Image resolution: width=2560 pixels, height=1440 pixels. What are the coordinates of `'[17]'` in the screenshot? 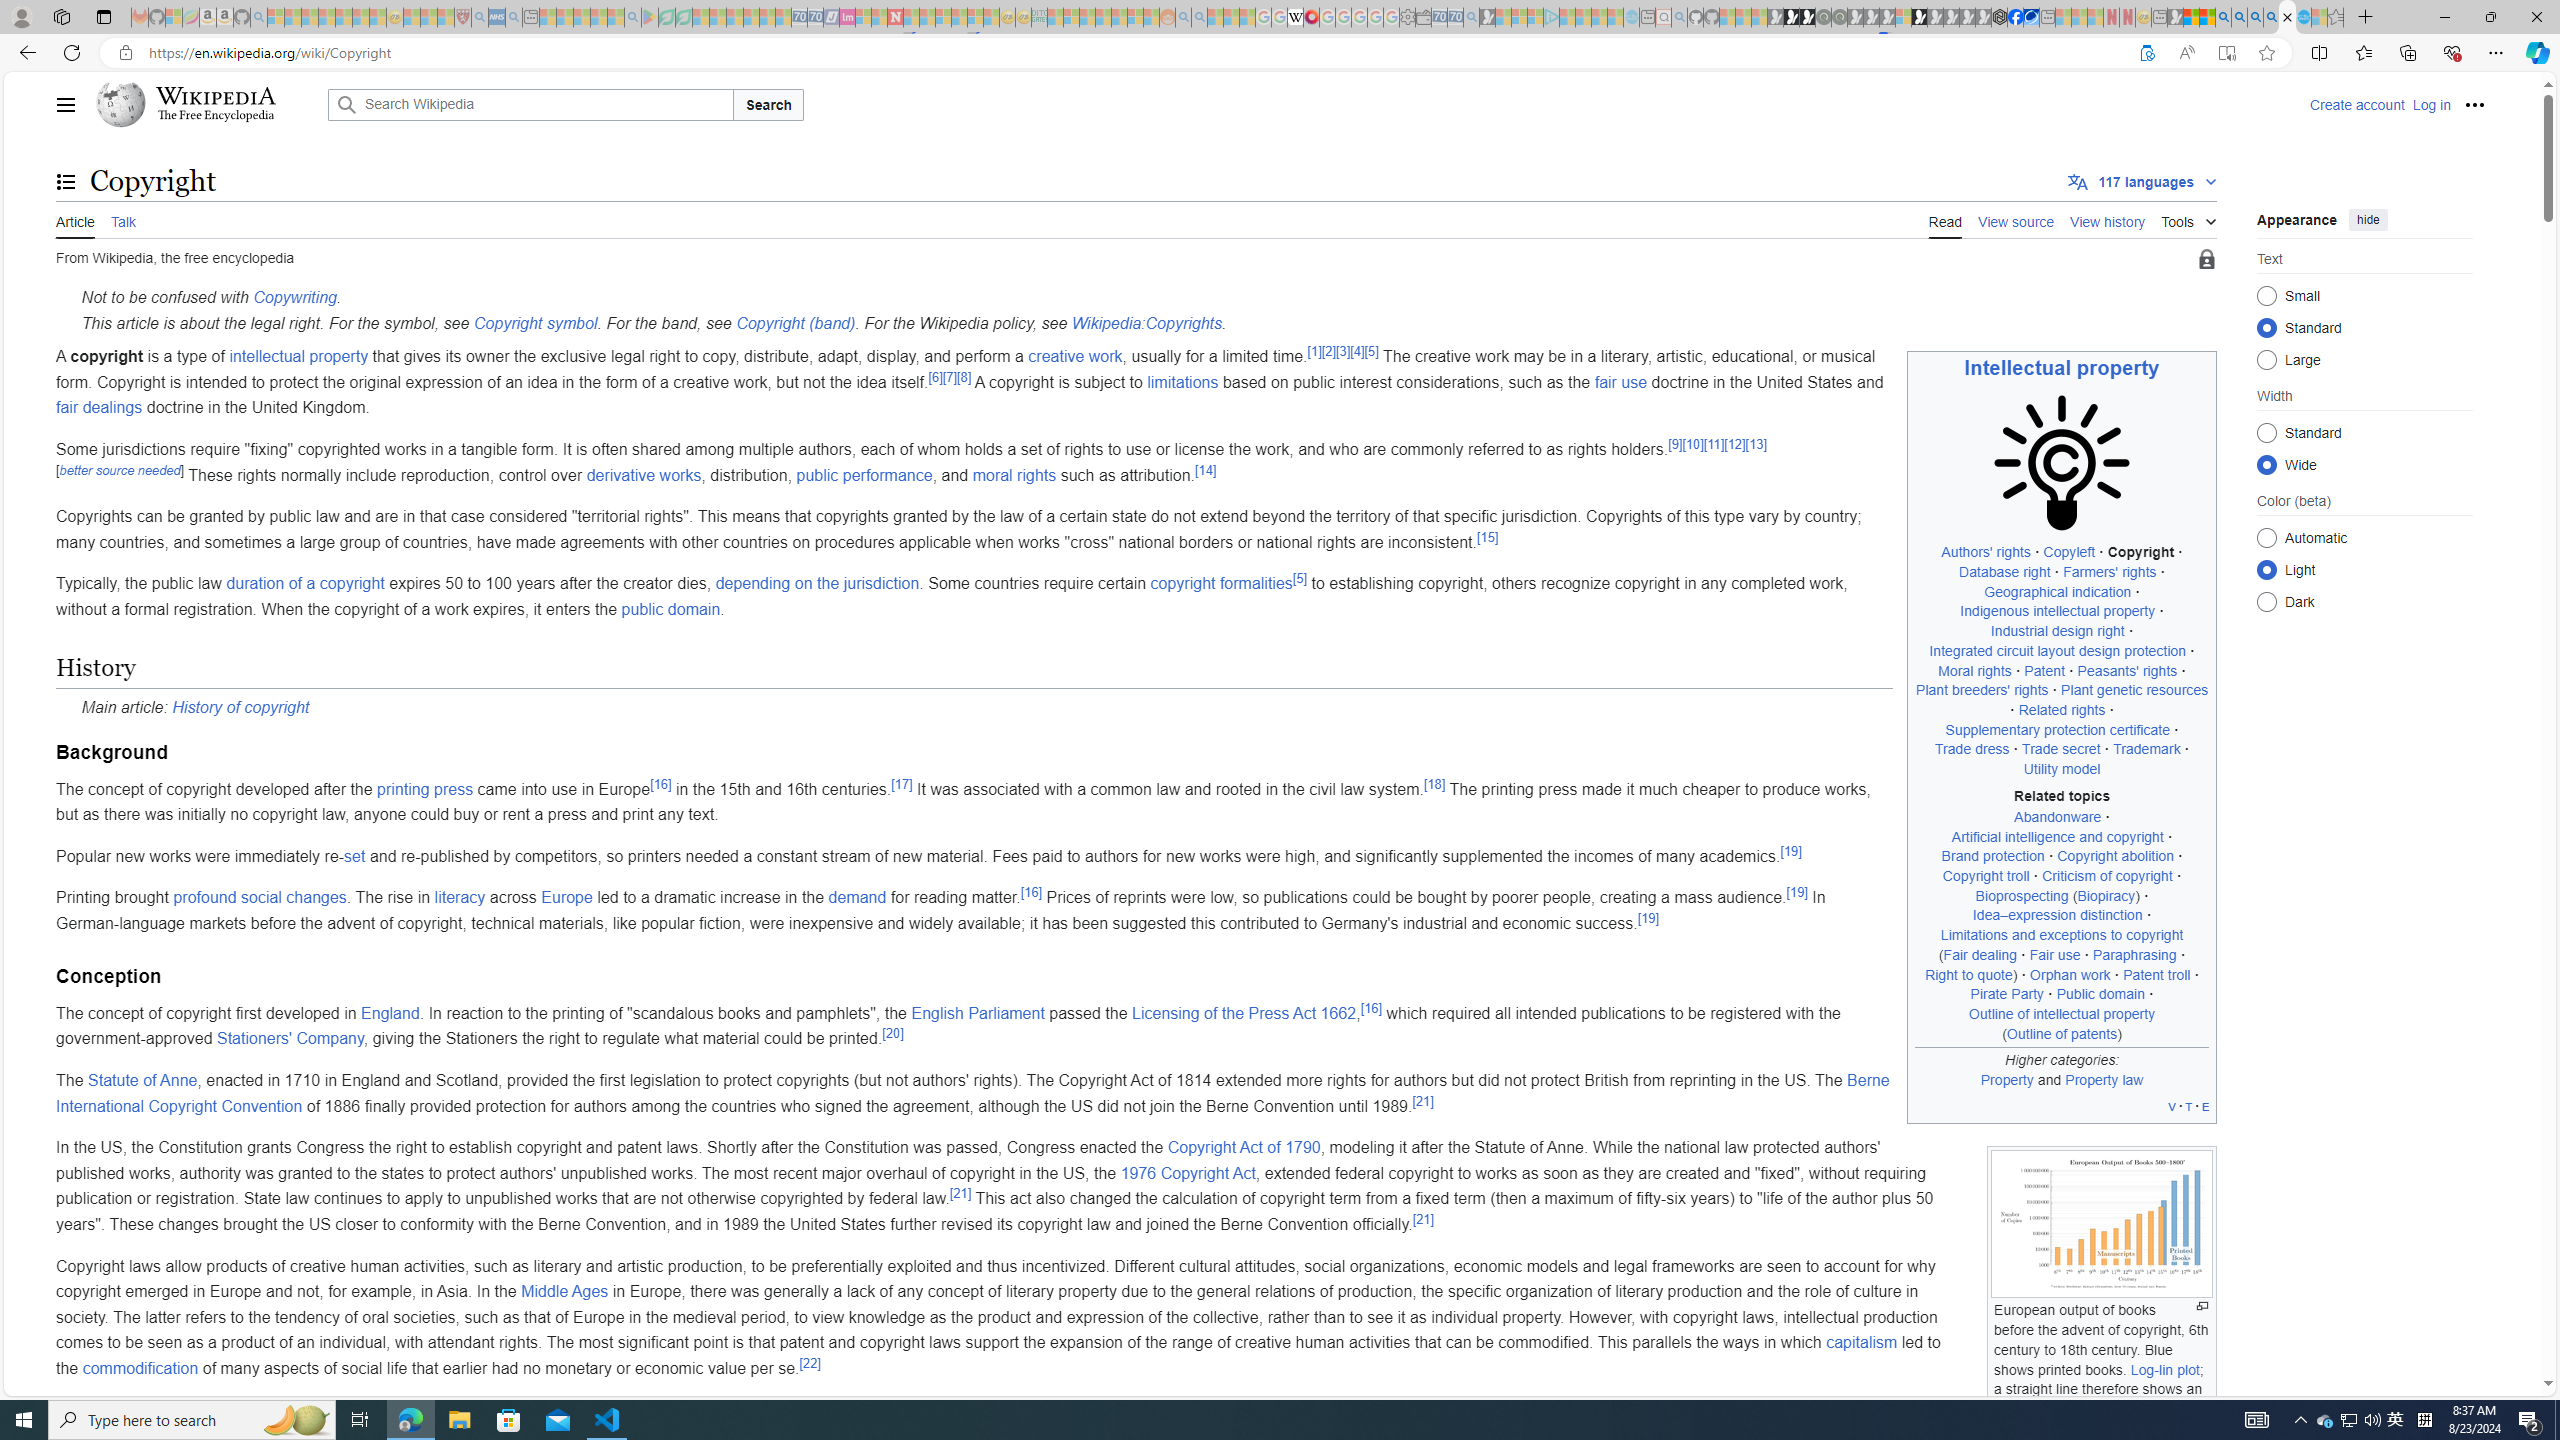 It's located at (901, 784).